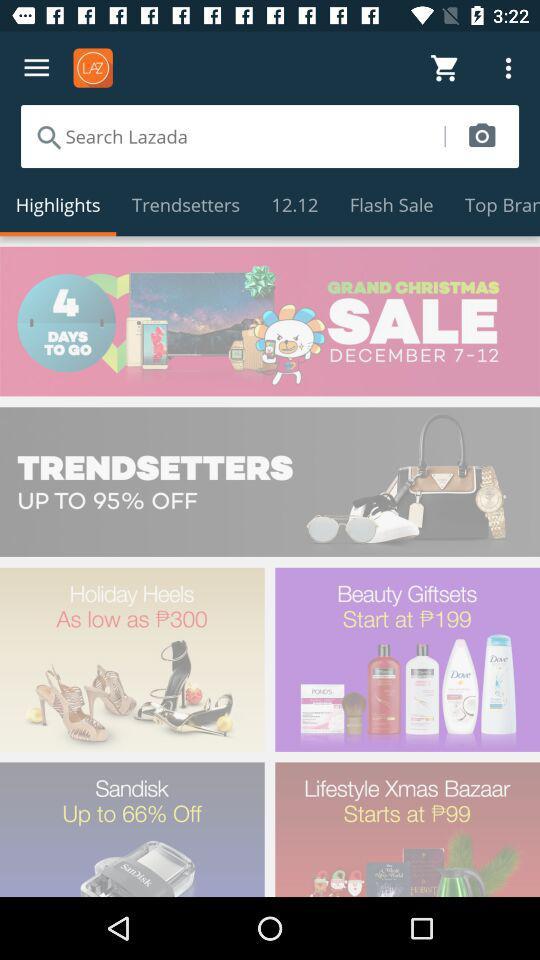  Describe the element at coordinates (481, 135) in the screenshot. I see `icon above the top brands` at that location.